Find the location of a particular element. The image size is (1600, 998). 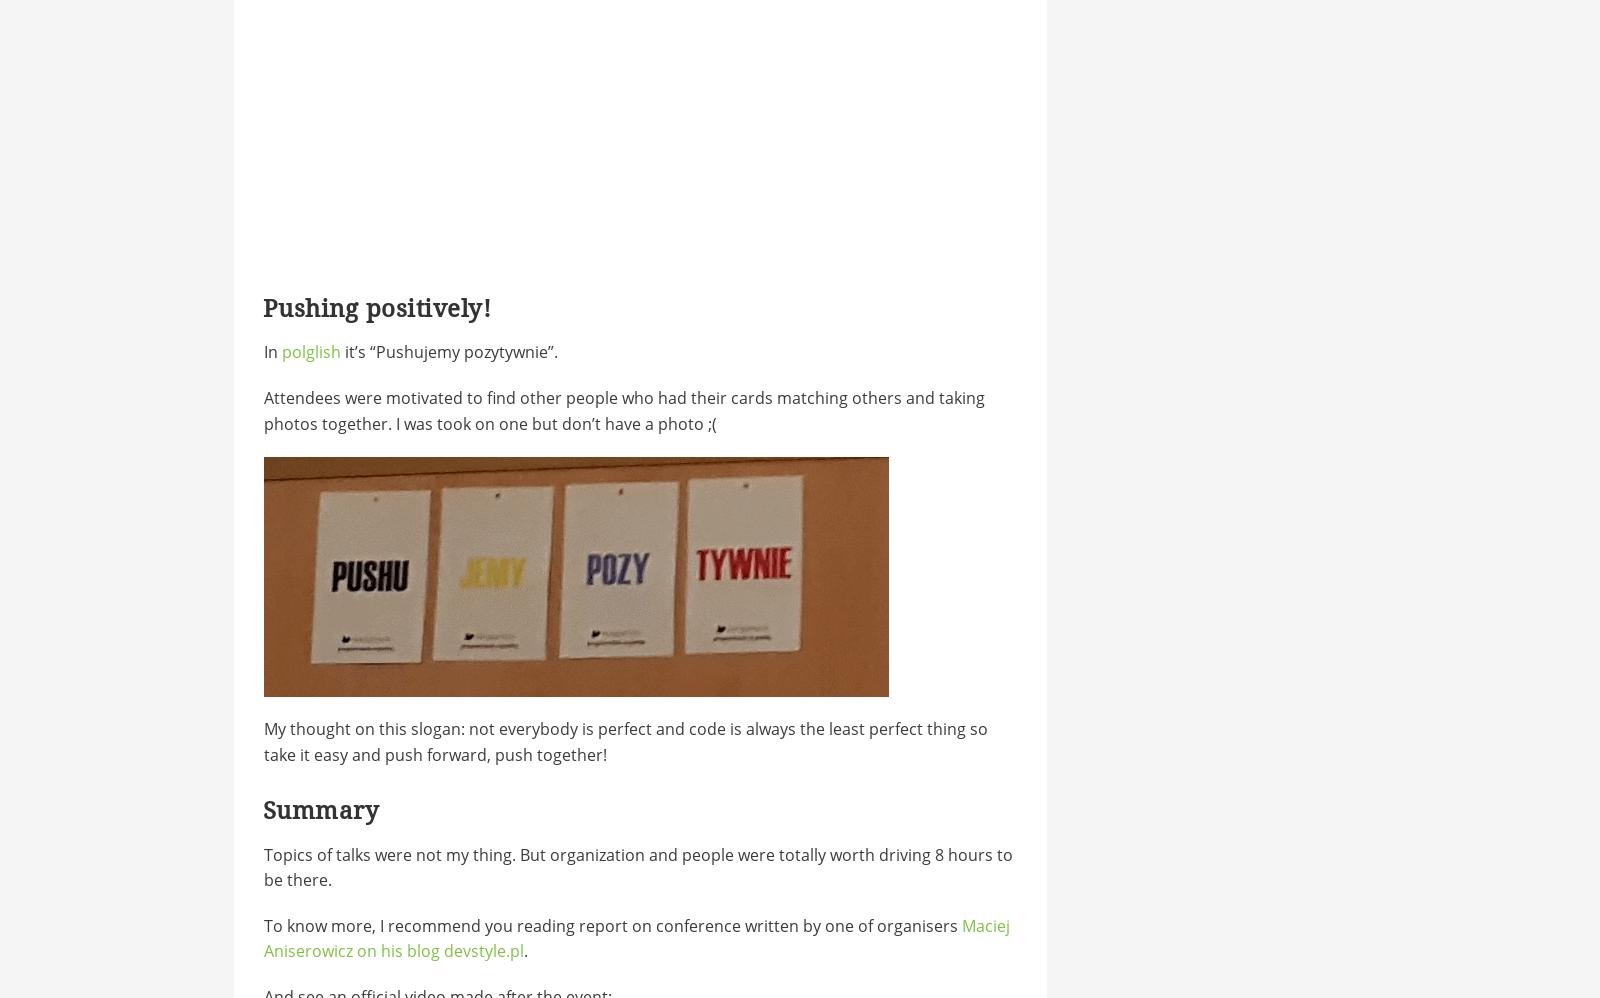

'Topics of talks were not my thing. But organization and people were totally worth driving 8 hours to be there.' is located at coordinates (263, 865).